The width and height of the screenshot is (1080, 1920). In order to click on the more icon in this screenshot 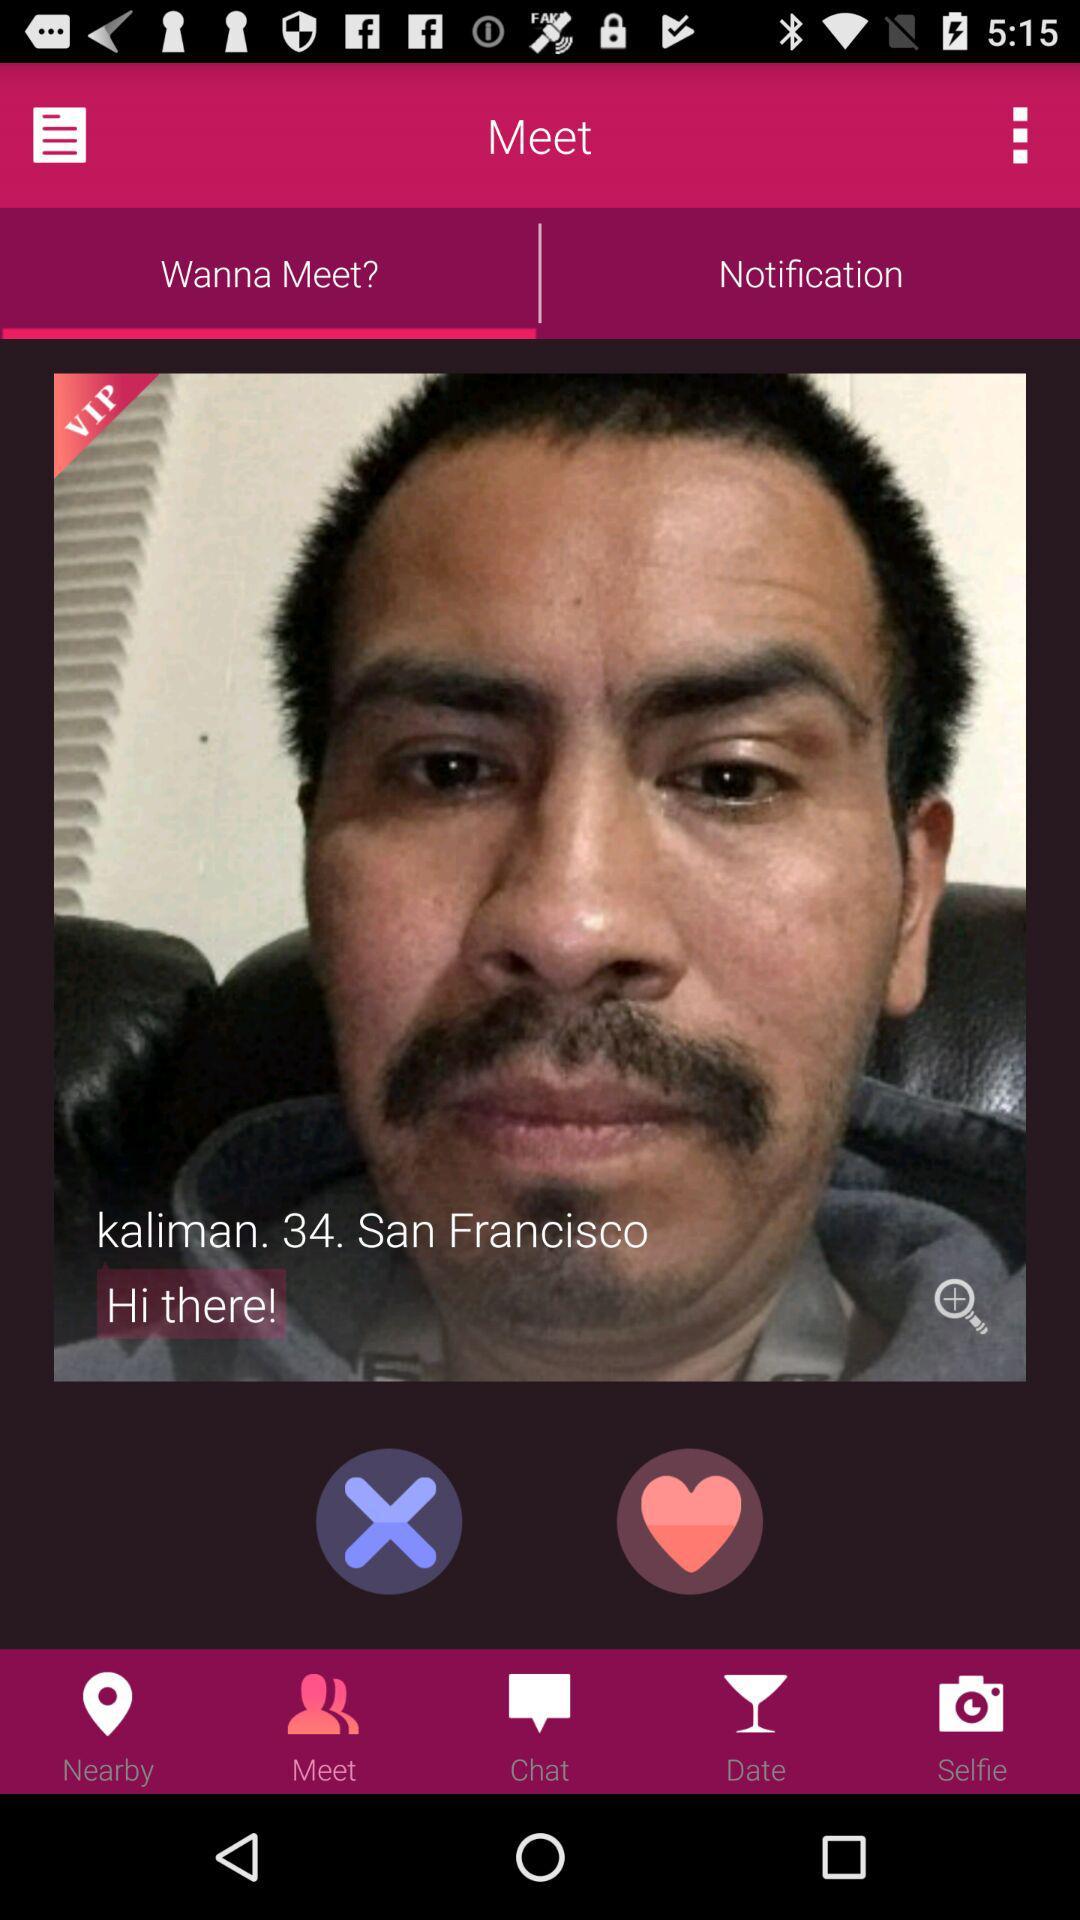, I will do `click(1020, 143)`.